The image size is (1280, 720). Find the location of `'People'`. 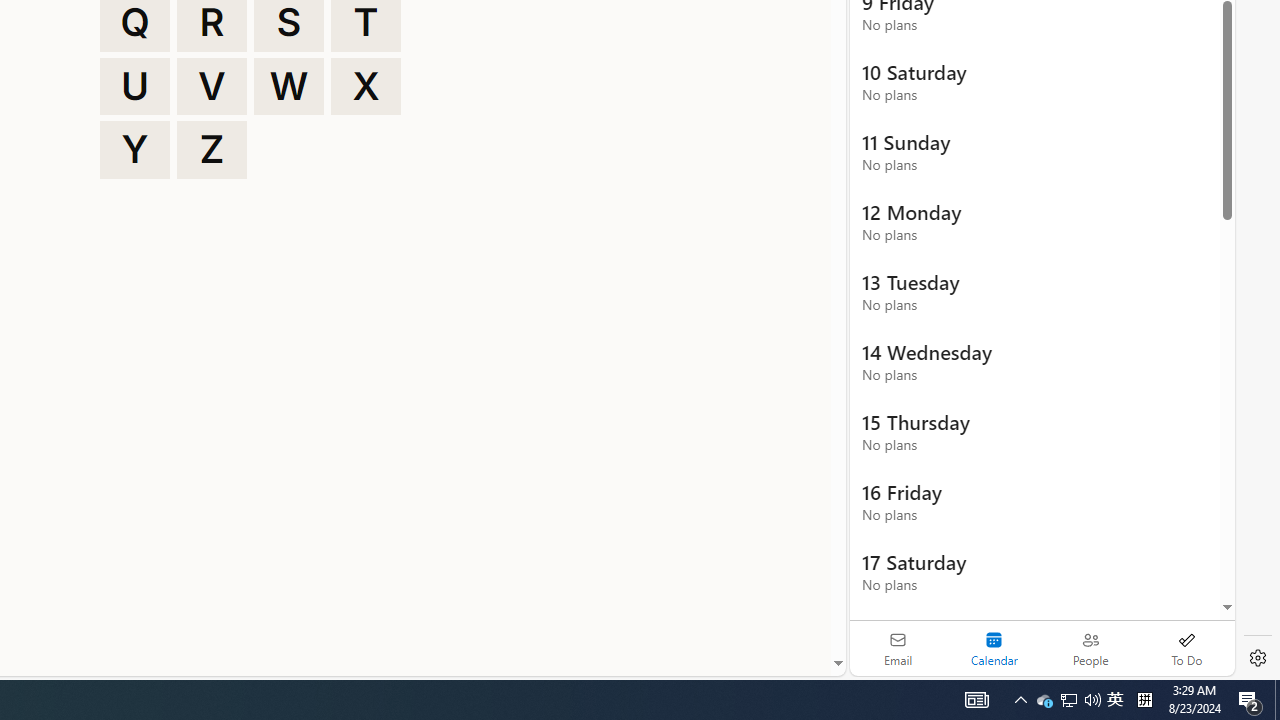

'People' is located at coordinates (1089, 648).